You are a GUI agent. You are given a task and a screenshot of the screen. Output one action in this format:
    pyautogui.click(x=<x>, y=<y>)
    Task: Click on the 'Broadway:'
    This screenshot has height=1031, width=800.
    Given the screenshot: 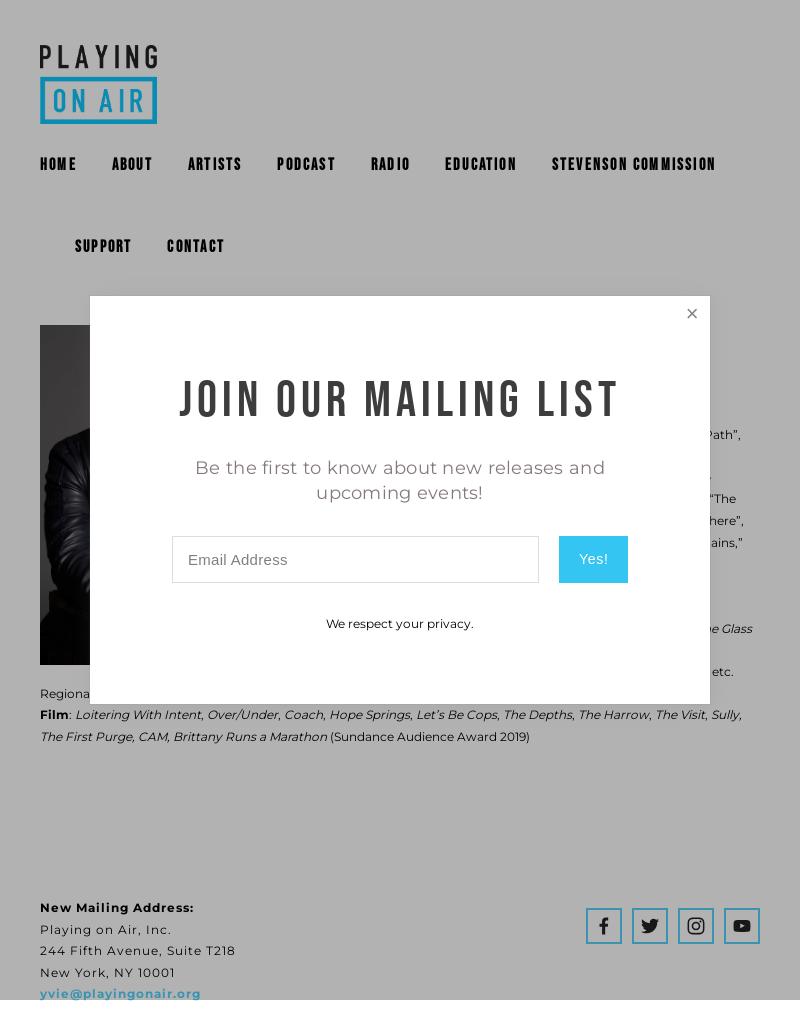 What is the action you would take?
    pyautogui.click(x=342, y=583)
    